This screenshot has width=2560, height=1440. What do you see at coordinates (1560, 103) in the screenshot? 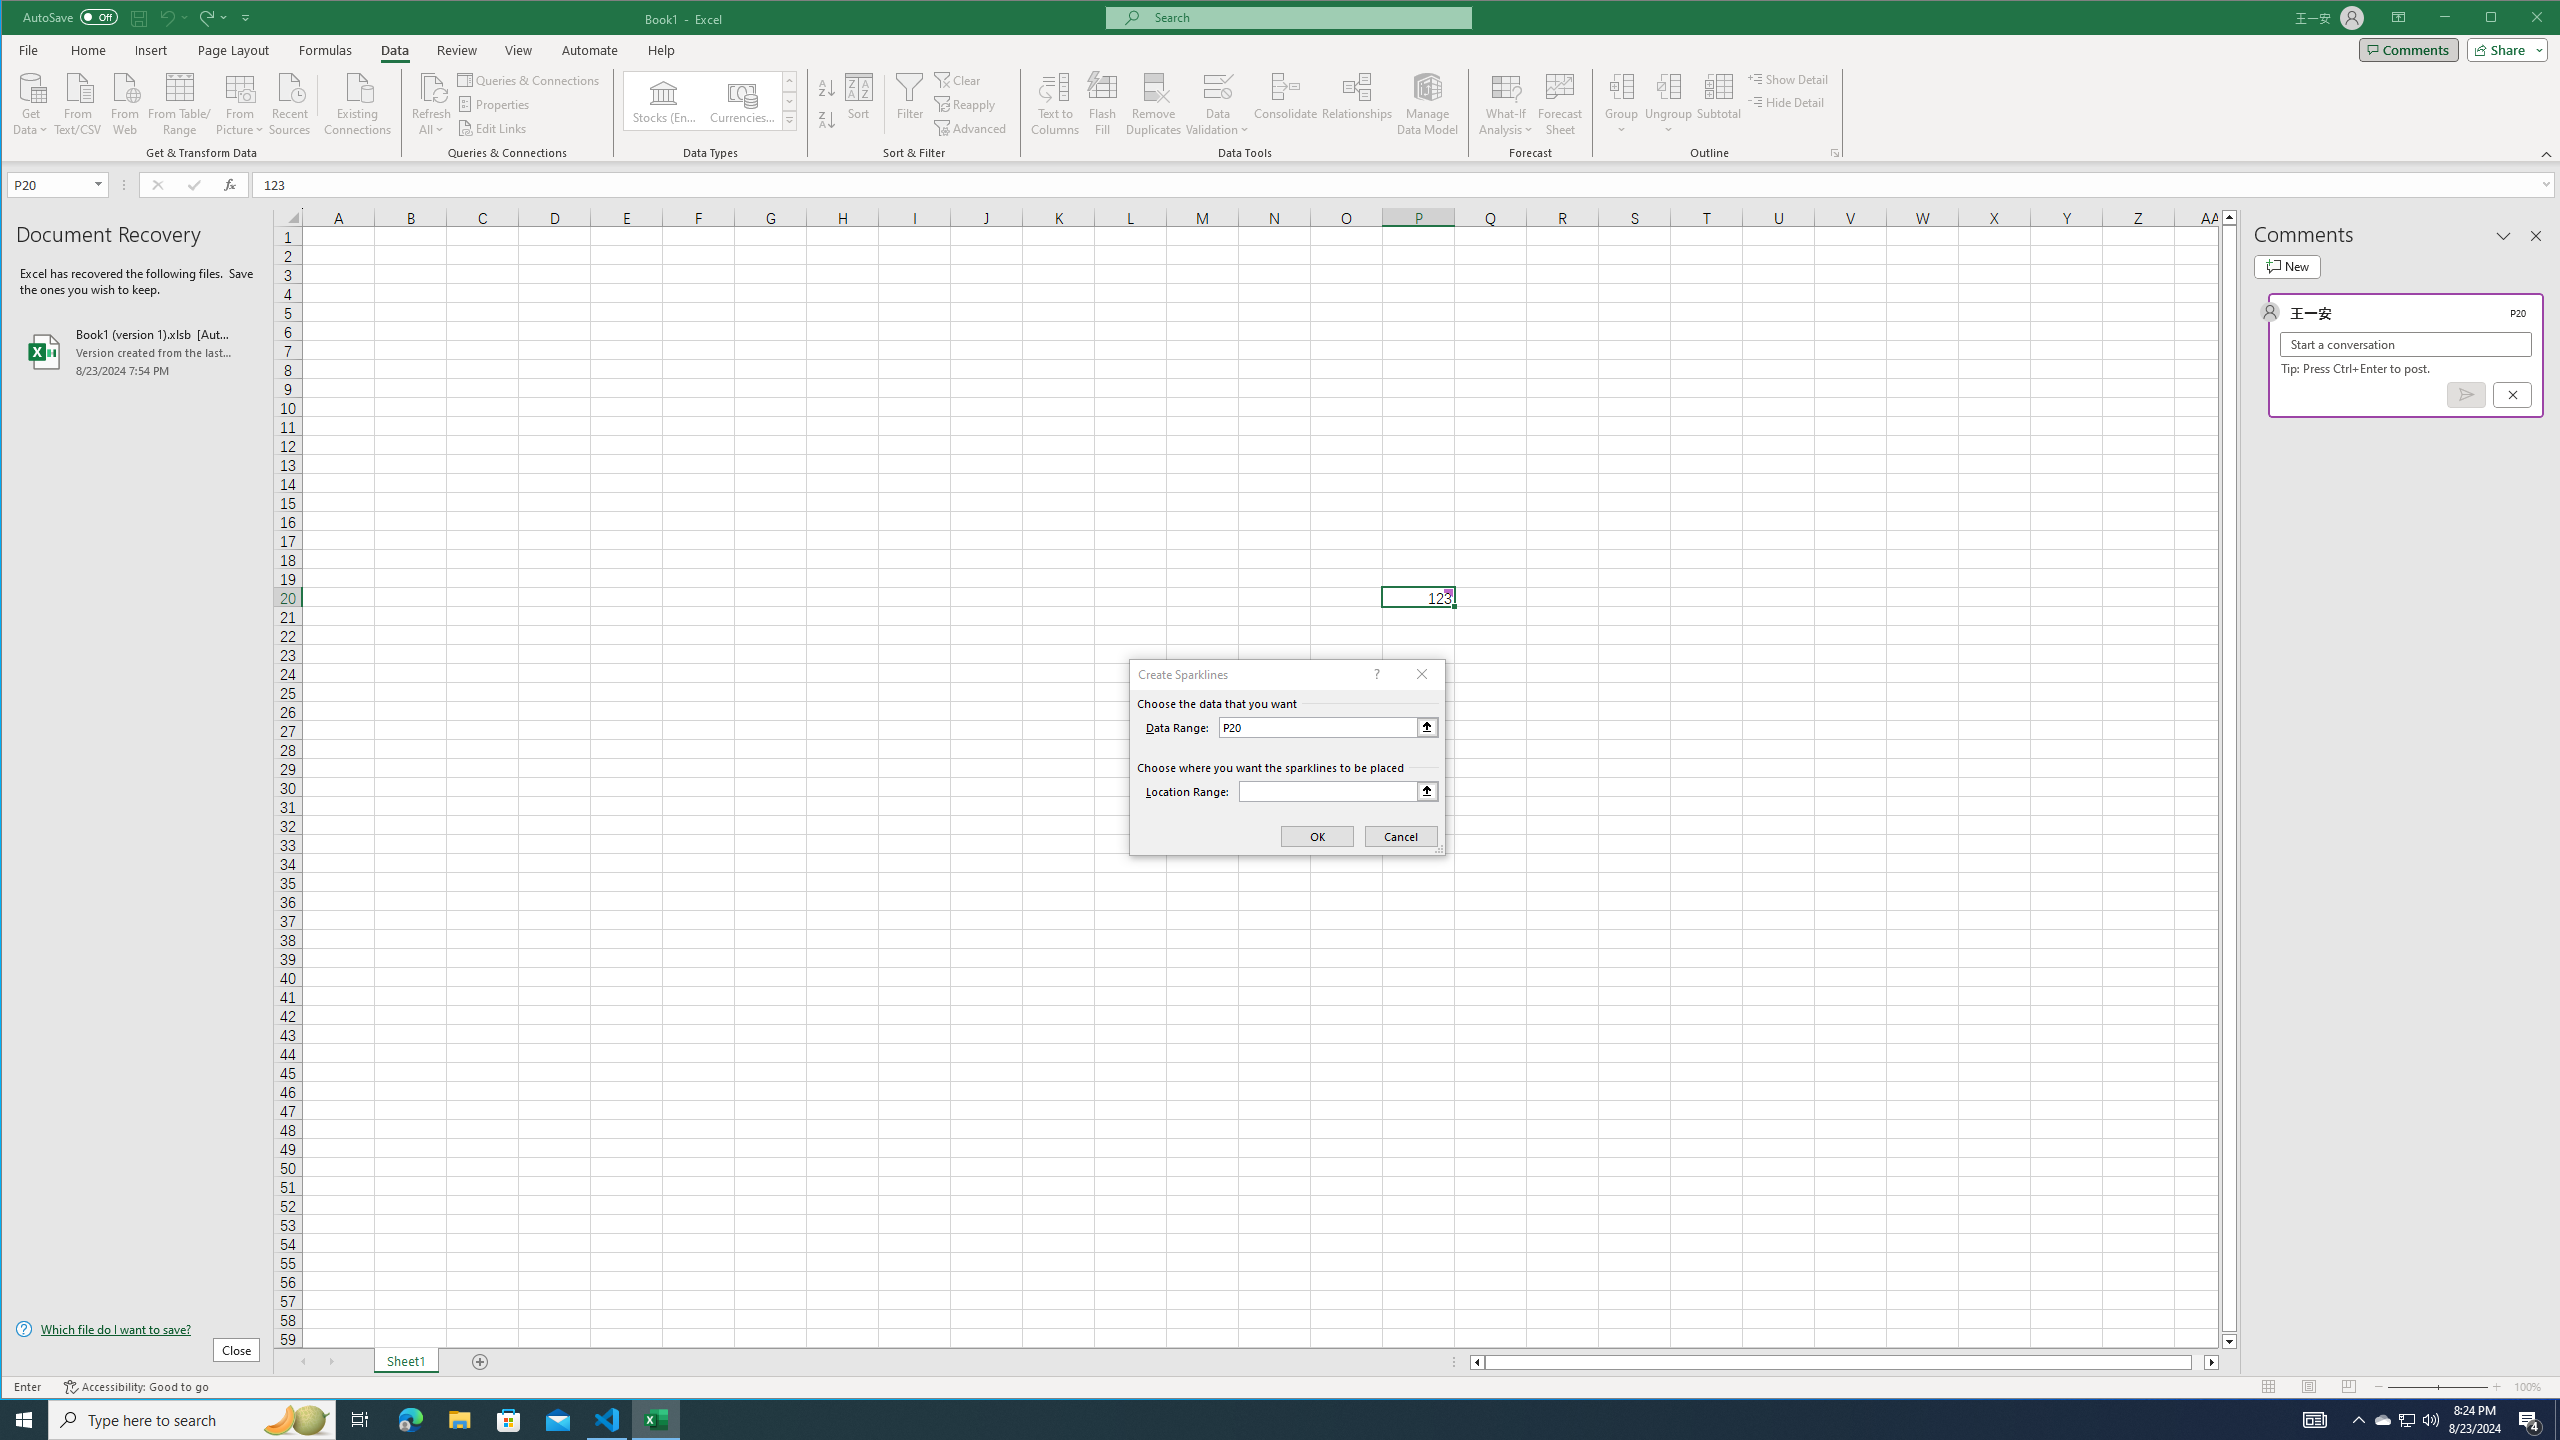
I see `'Forecast Sheet'` at bounding box center [1560, 103].